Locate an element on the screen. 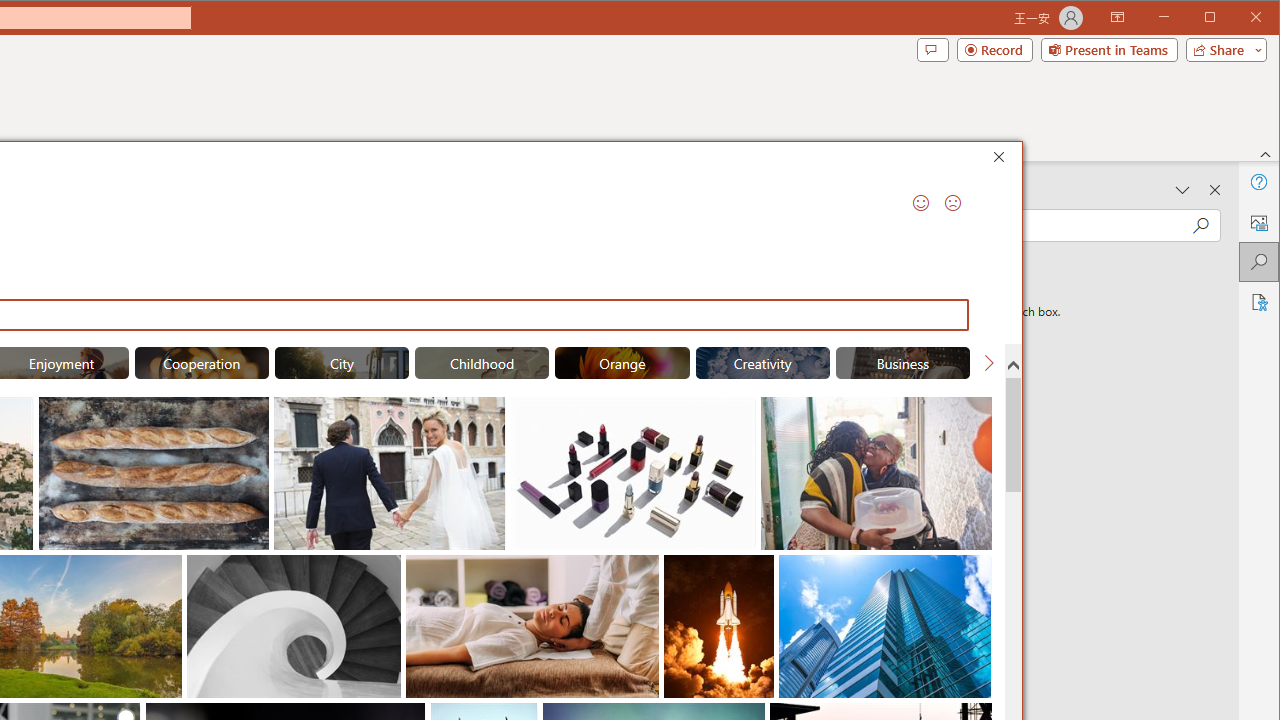 This screenshot has height=720, width=1280. 'Next Search Suggestion' is located at coordinates (988, 362).